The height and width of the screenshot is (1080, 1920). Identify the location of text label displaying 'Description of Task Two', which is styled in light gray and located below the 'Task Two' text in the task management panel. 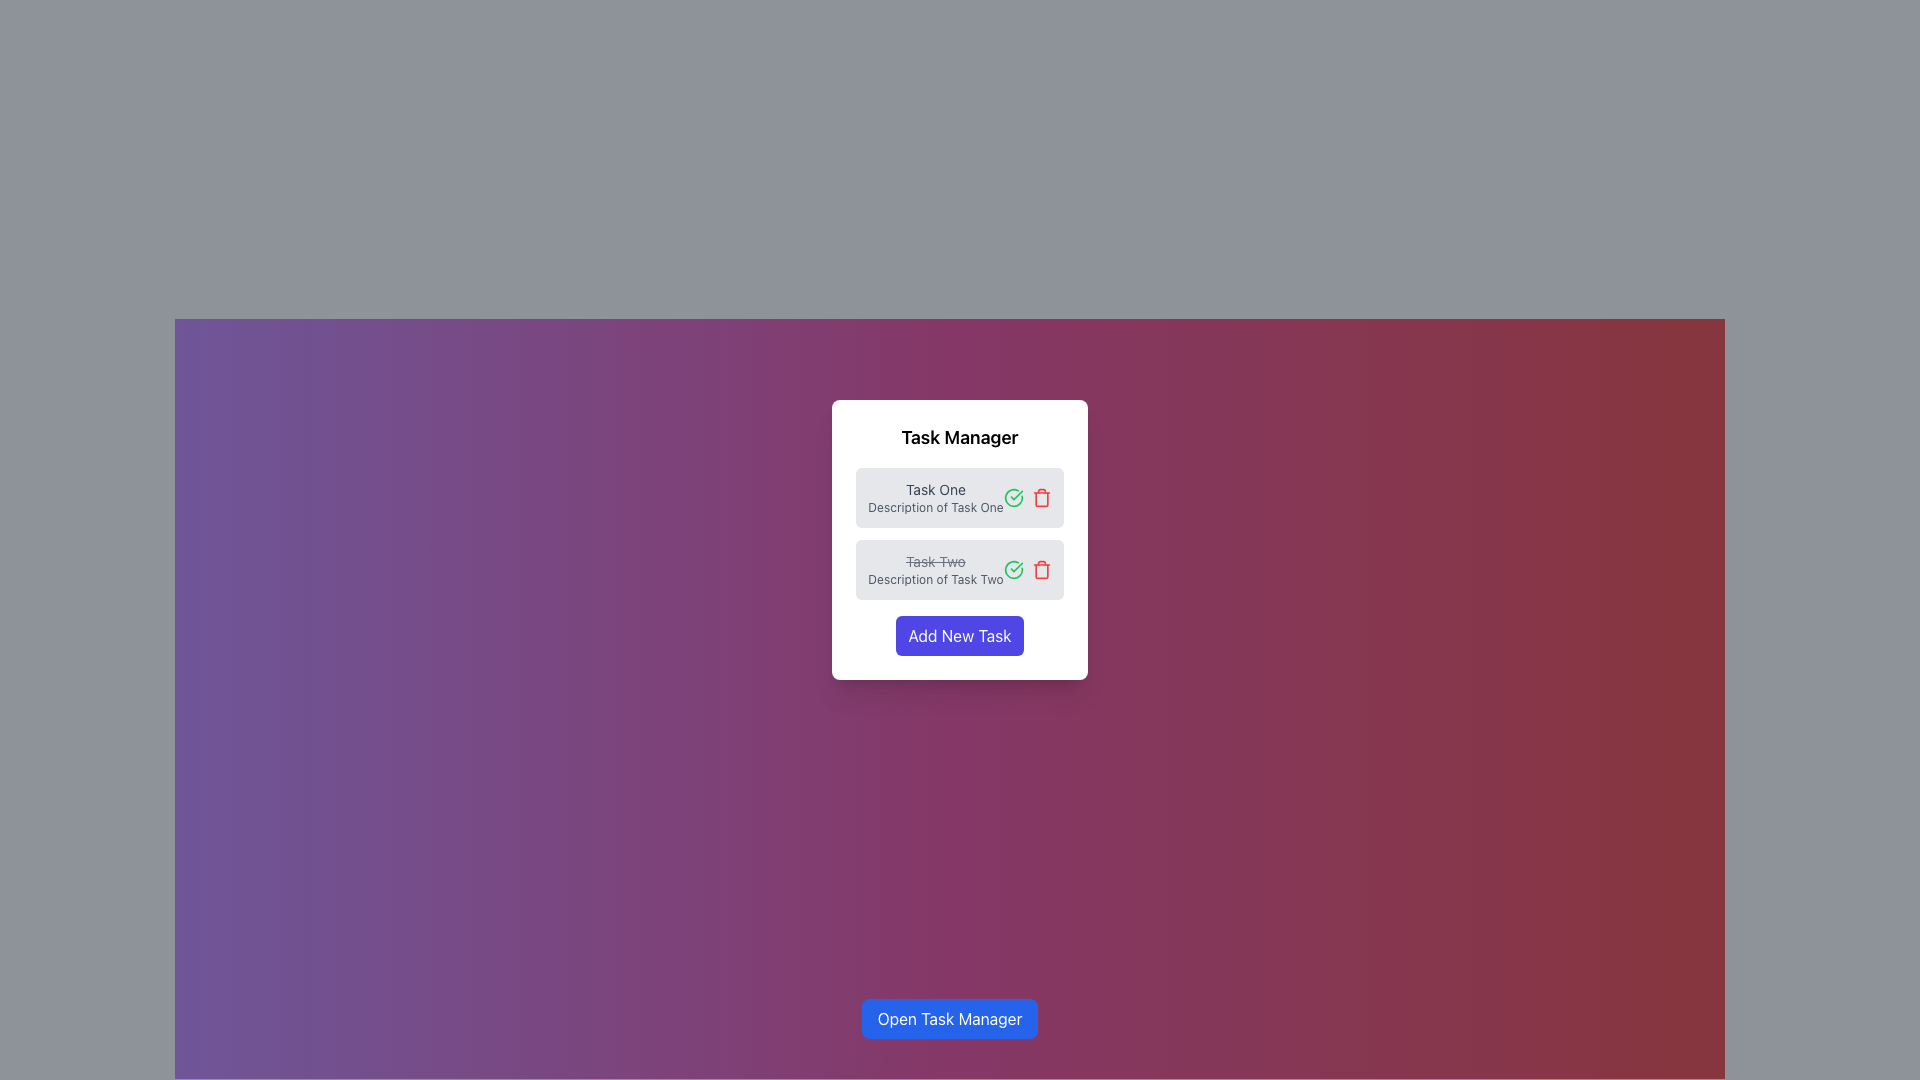
(935, 579).